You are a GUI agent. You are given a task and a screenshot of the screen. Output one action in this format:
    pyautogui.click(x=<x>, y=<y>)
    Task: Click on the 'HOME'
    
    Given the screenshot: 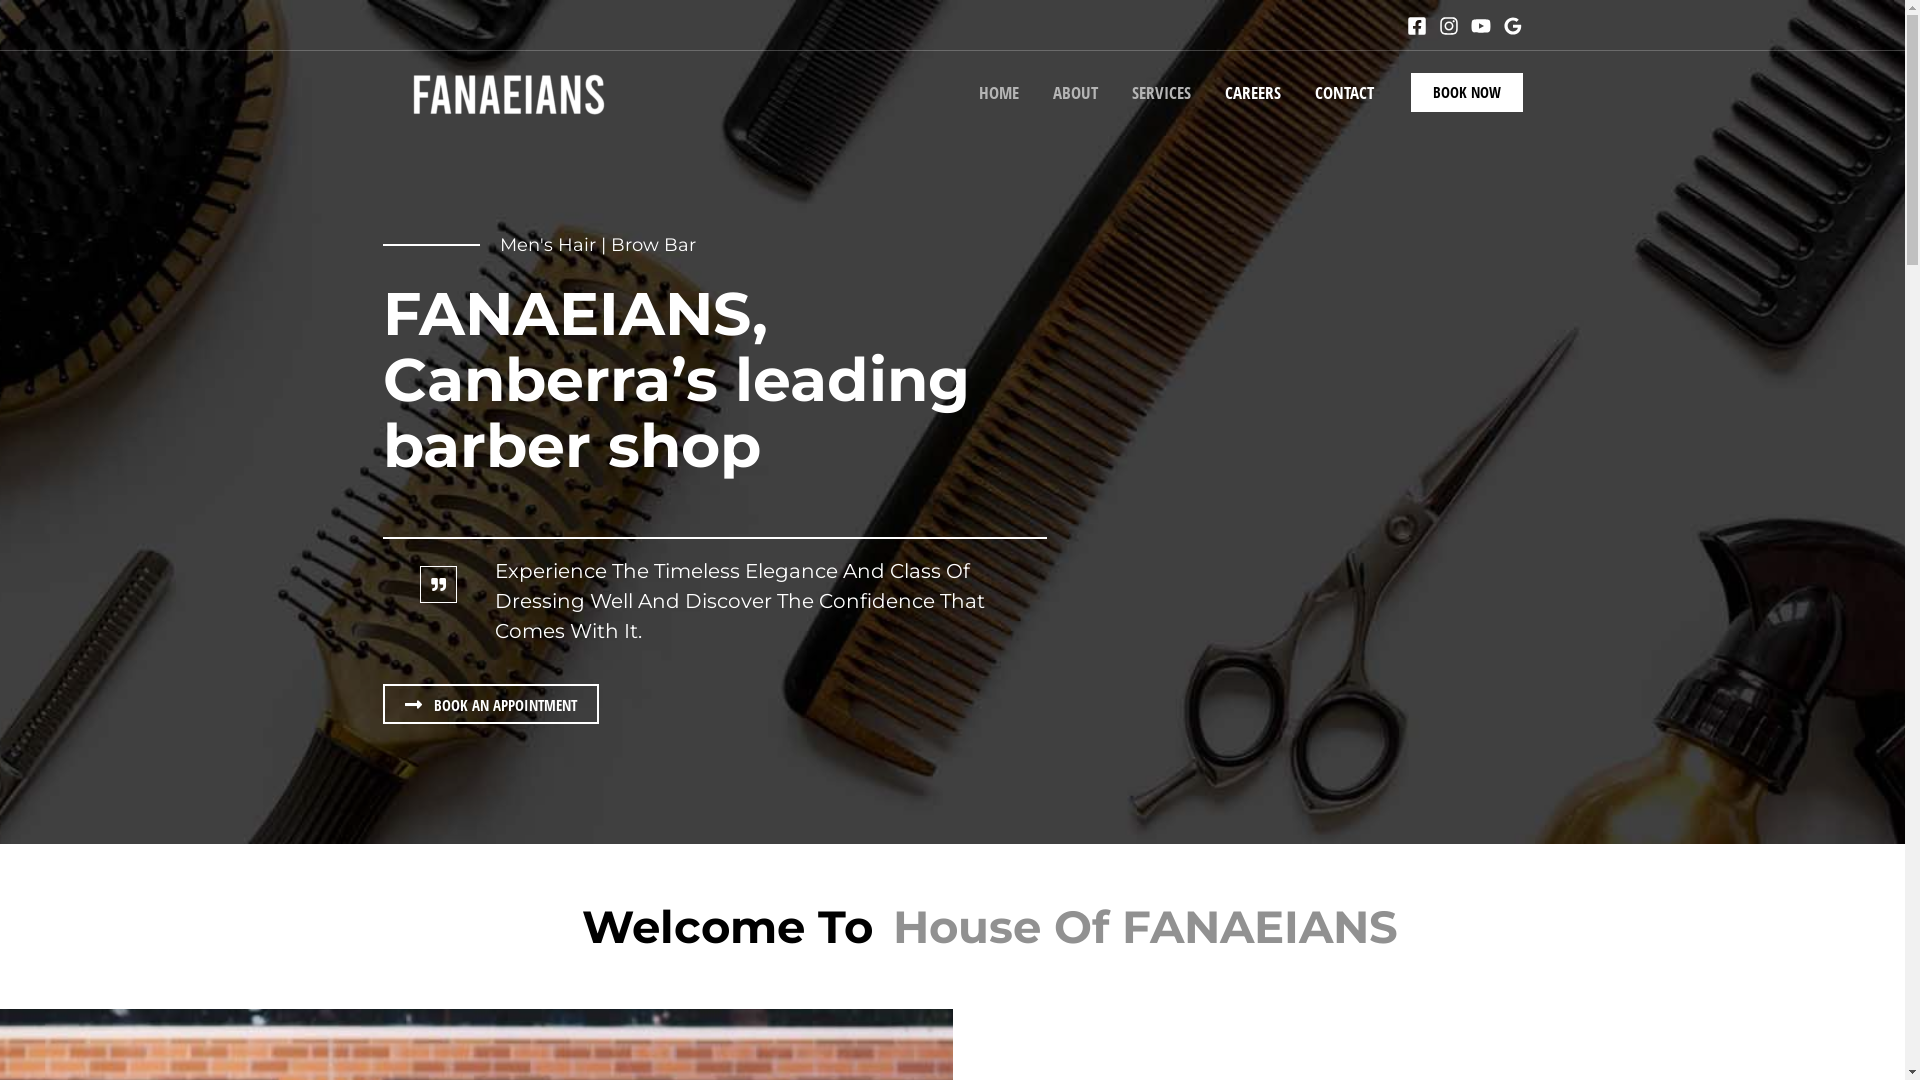 What is the action you would take?
    pyautogui.click(x=998, y=92)
    